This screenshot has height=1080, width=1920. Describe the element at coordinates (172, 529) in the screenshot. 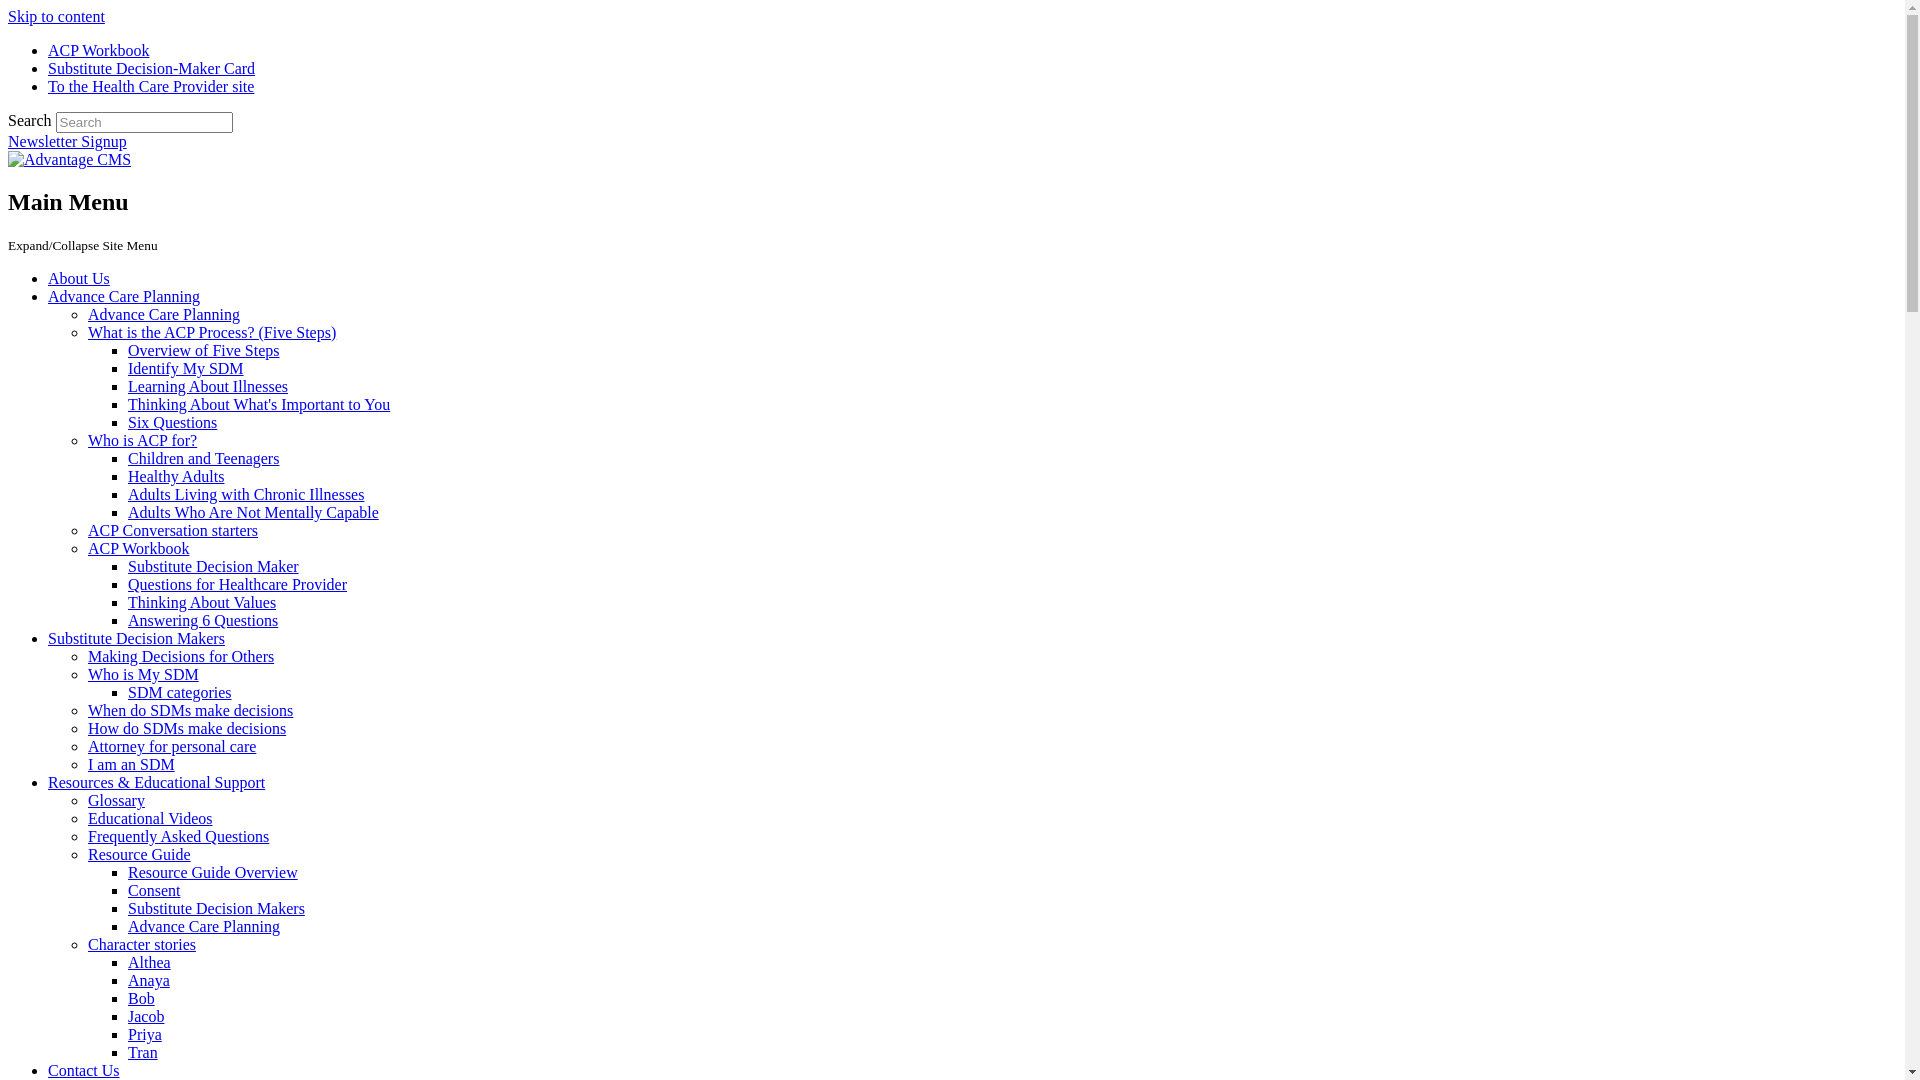

I see `'ACP Conversation starters'` at that location.